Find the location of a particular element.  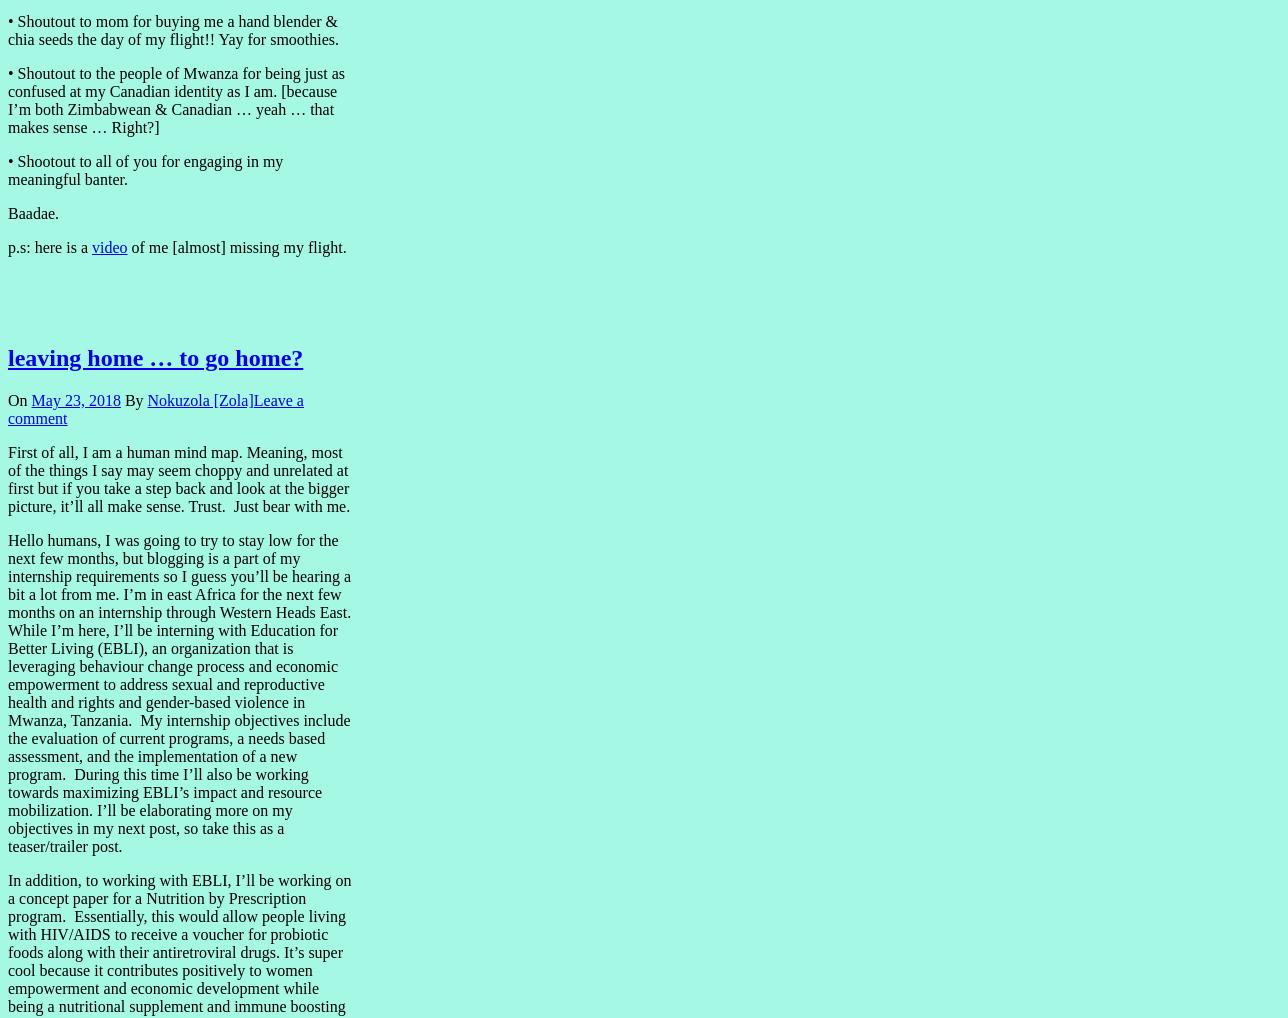

'By' is located at coordinates (120, 400).